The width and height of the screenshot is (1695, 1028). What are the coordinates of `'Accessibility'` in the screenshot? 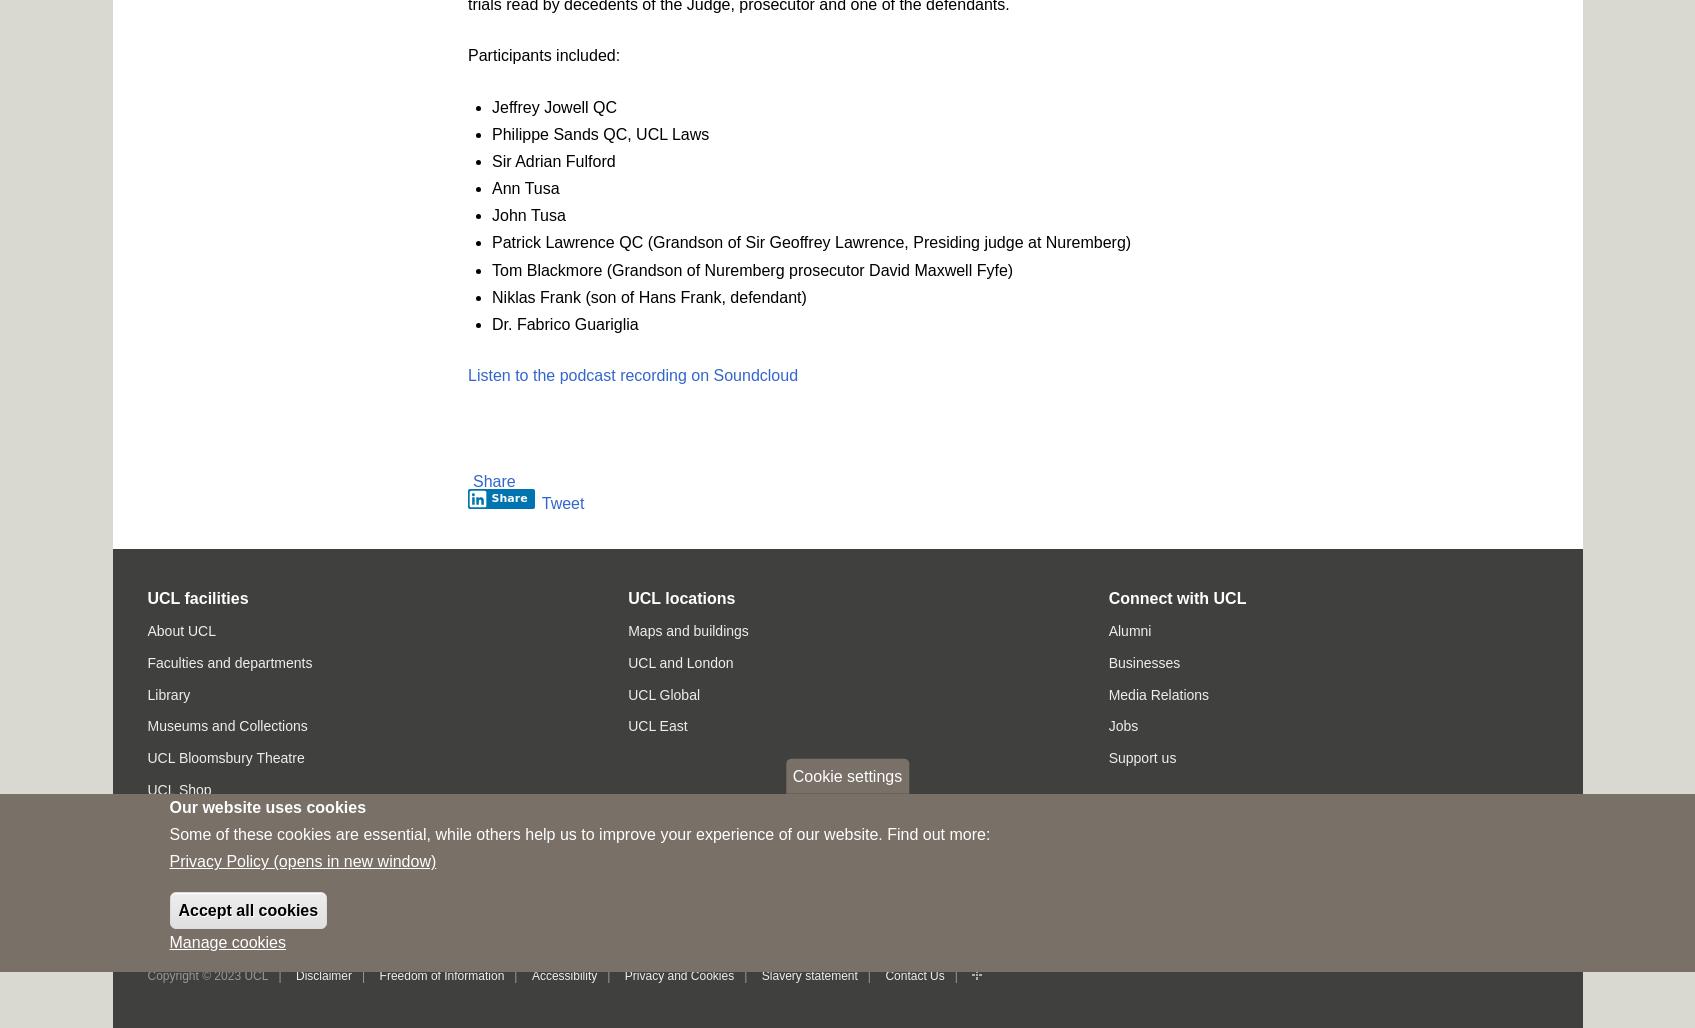 It's located at (563, 973).